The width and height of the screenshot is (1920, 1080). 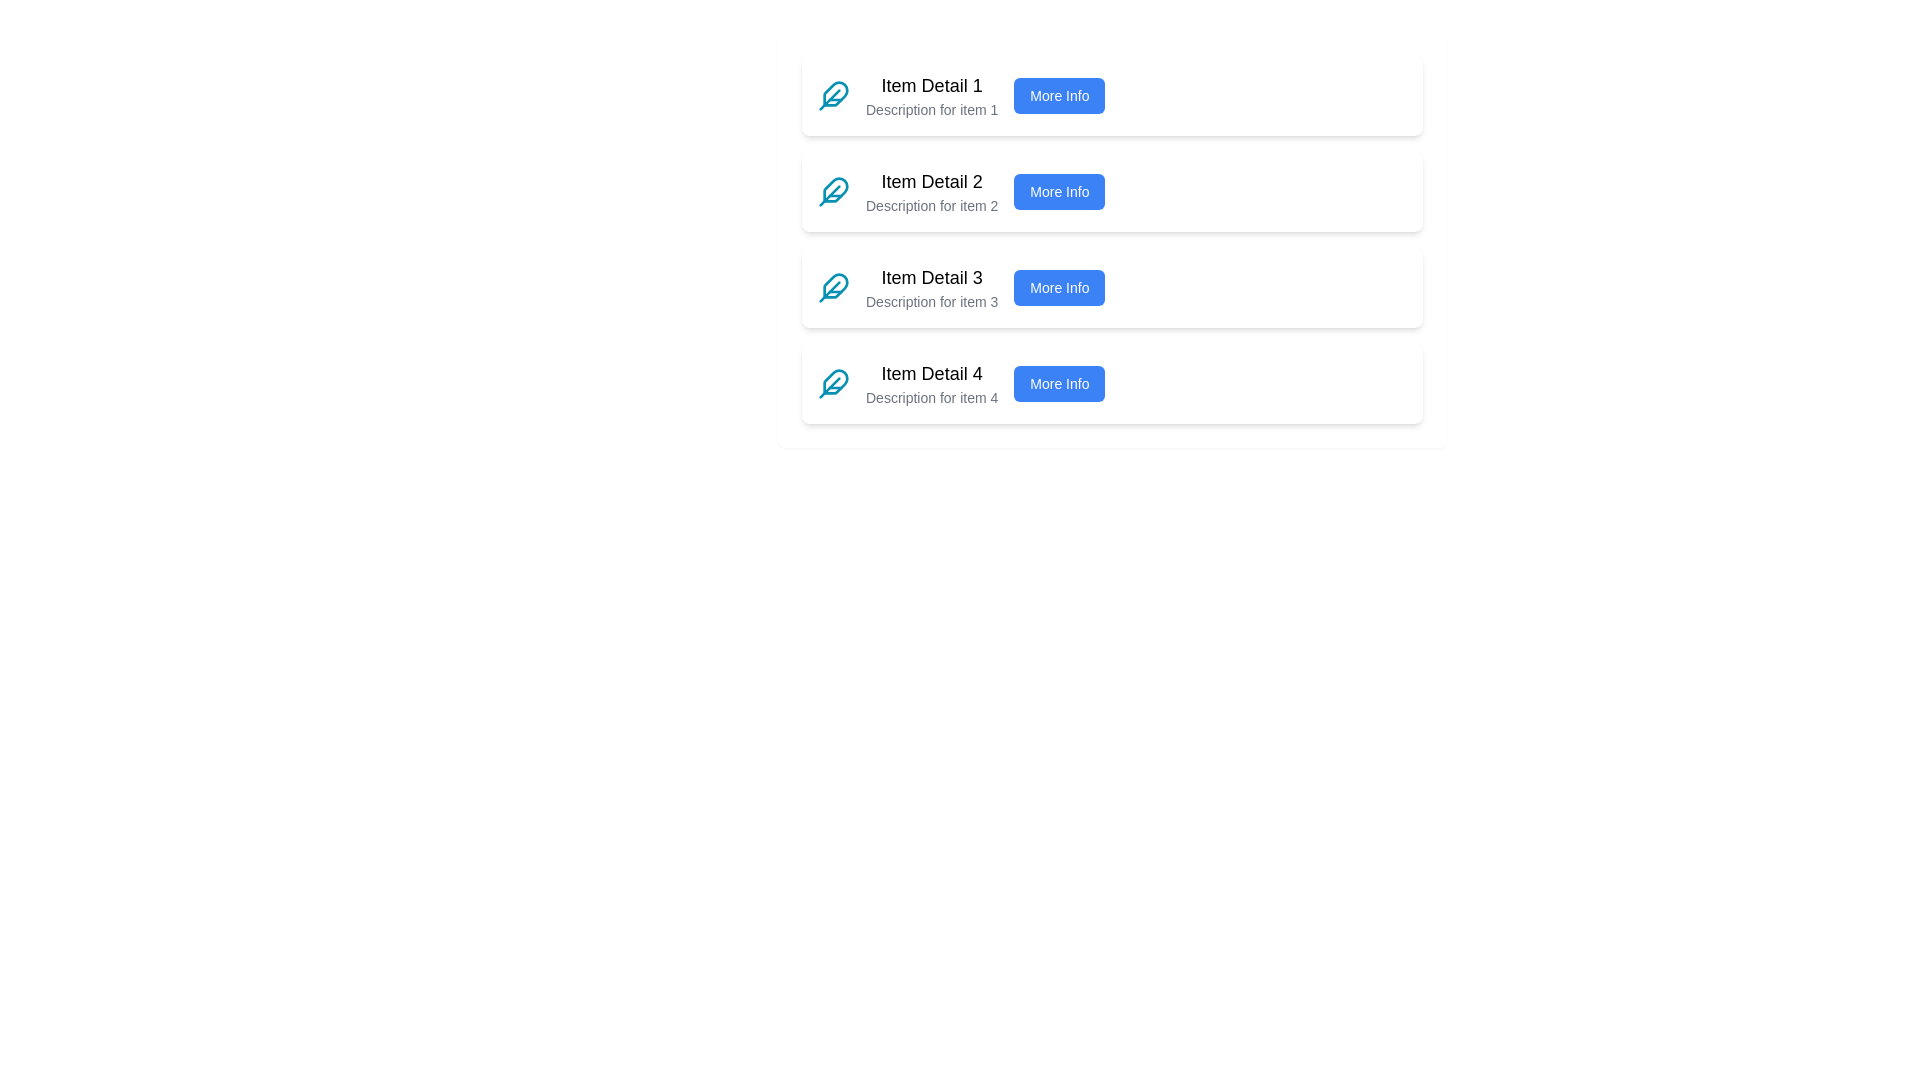 I want to click on the Text Block with the bold text 'Item Detail 2' and the light gray text 'Description for item 2', which is the second item in a vertical list, so click(x=931, y=192).